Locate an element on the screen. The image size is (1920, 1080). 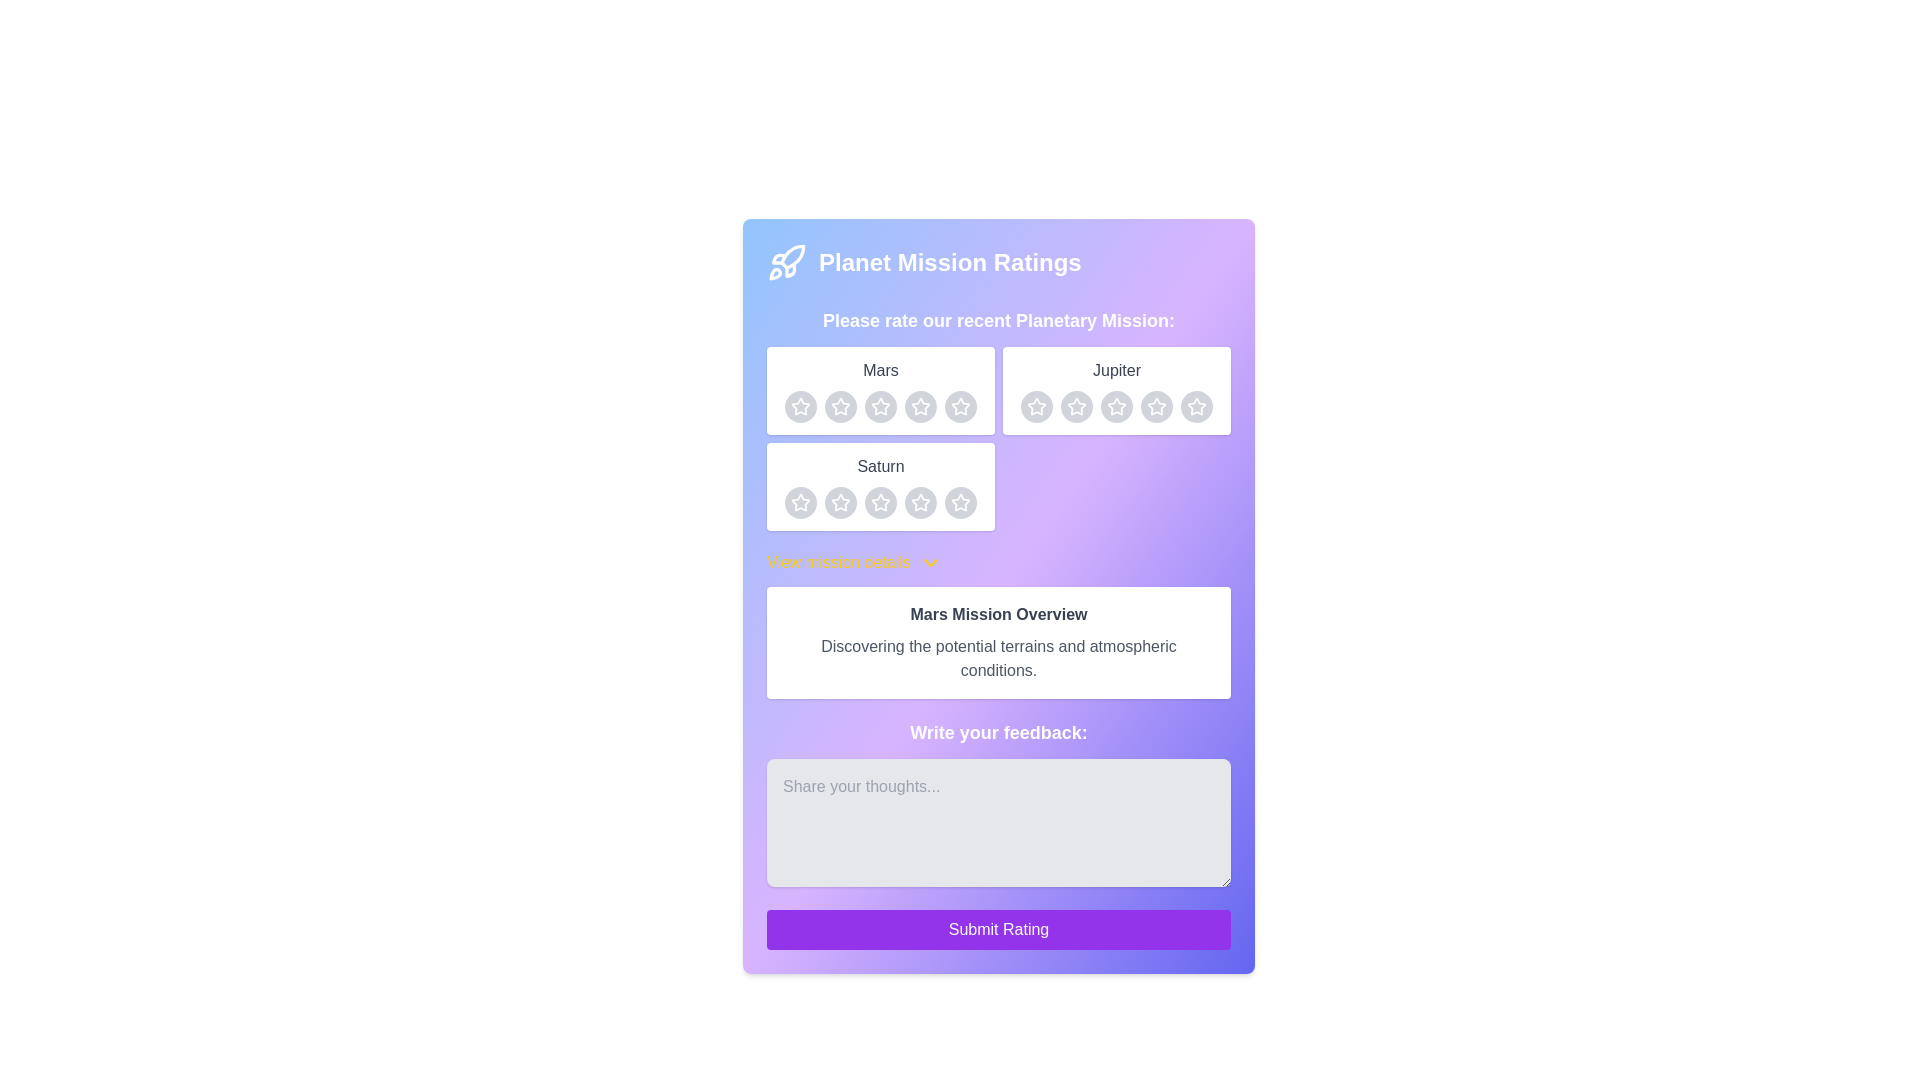
the rocket icon located at the top left of the card header, next to the title 'Planet Mission Ratings' is located at coordinates (786, 261).